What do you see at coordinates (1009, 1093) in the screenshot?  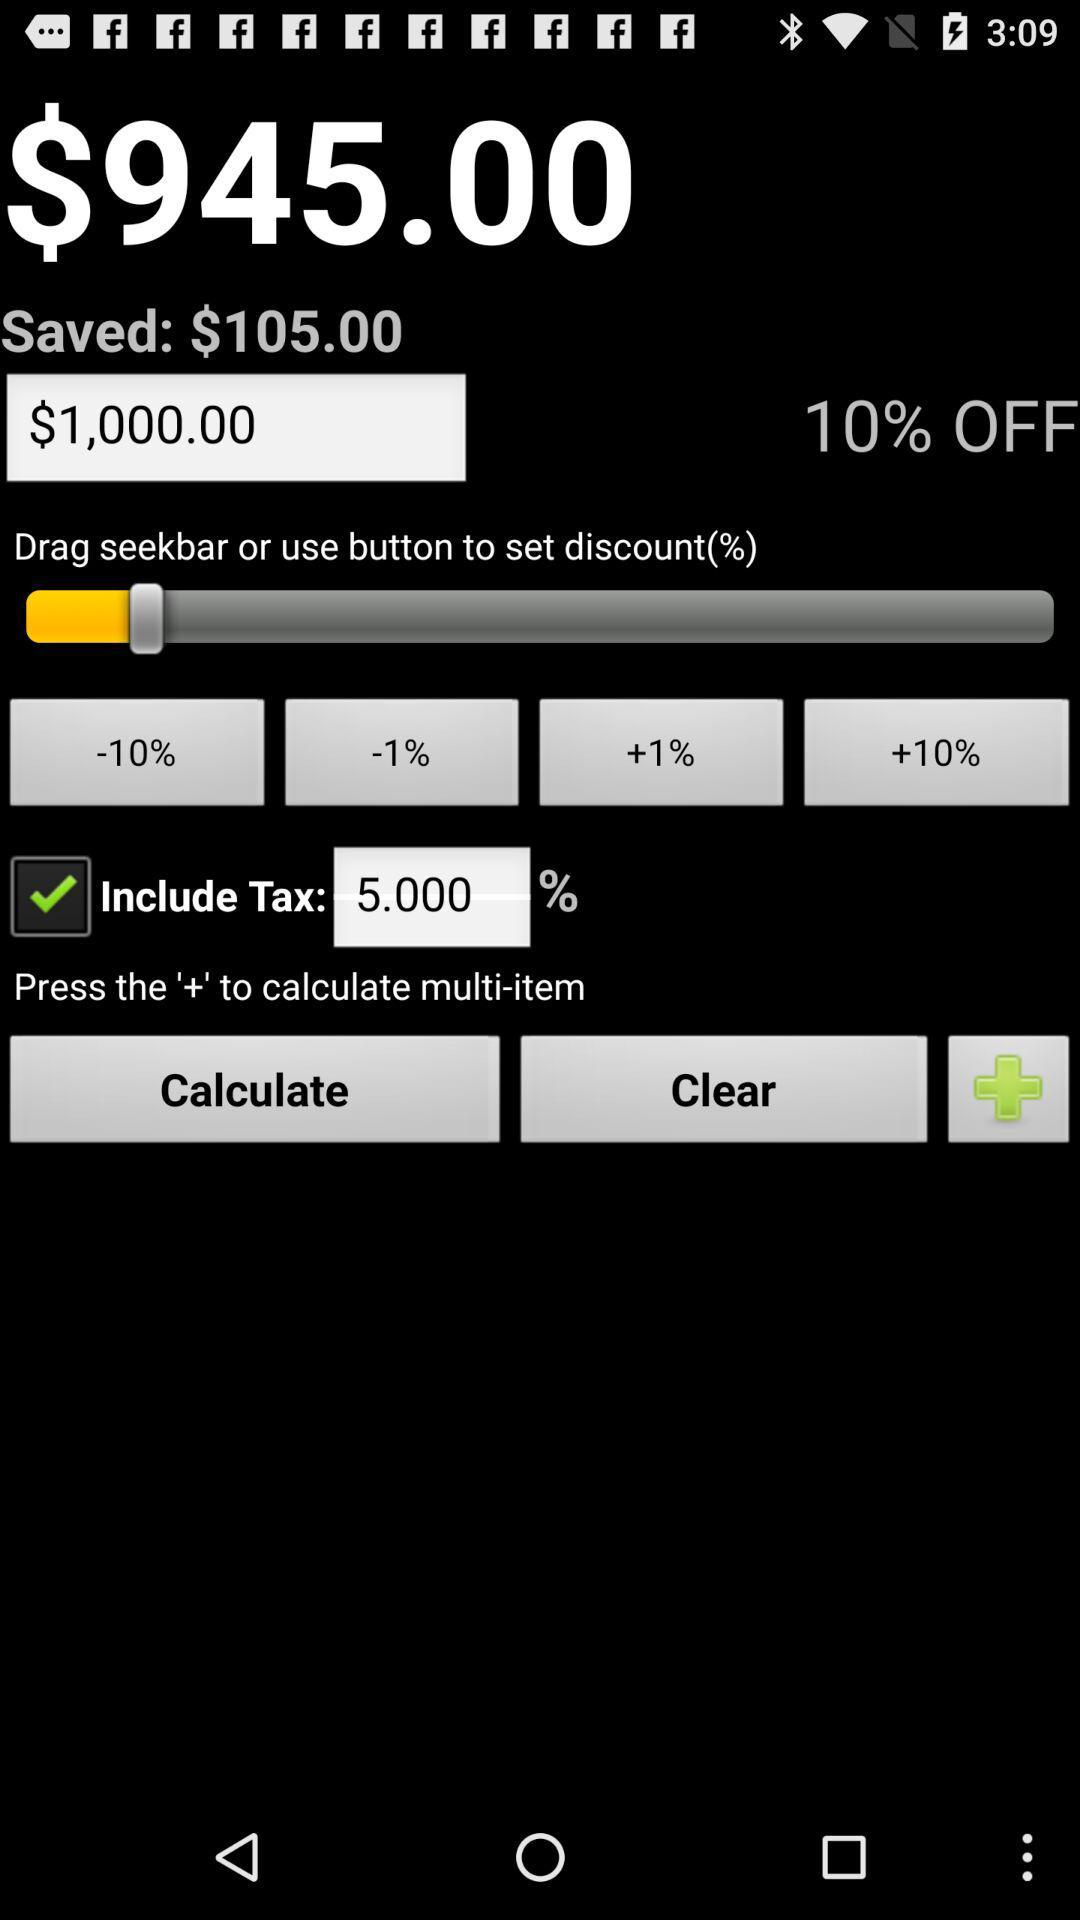 I see `the button next to the clear button` at bounding box center [1009, 1093].